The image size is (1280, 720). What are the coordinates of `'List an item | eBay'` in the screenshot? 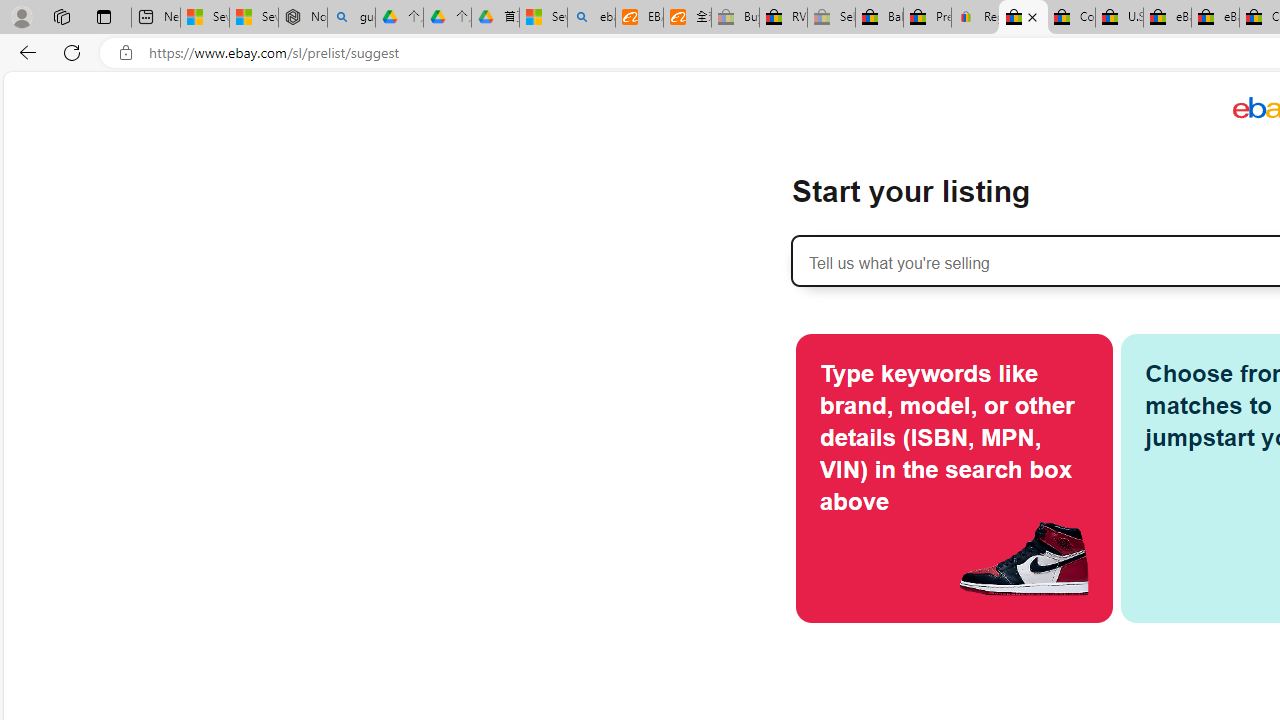 It's located at (1023, 17).